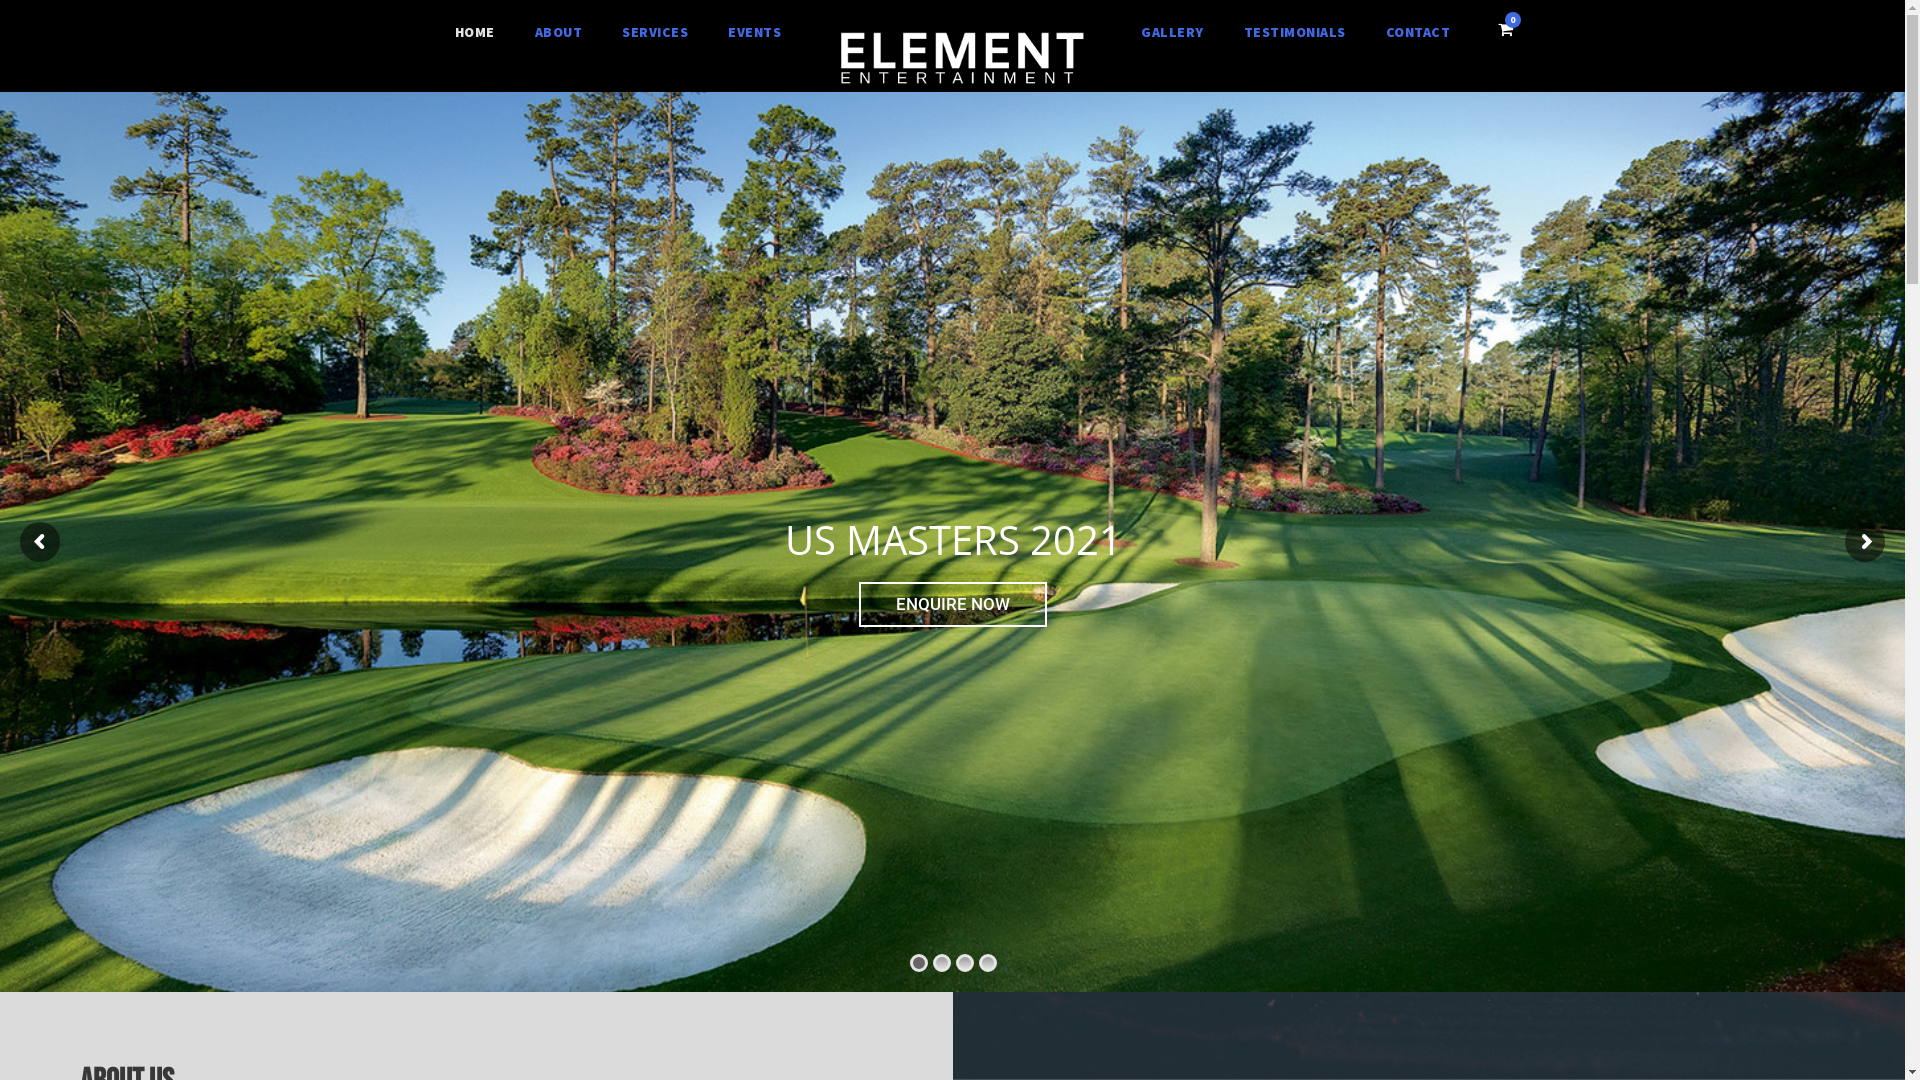 This screenshot has width=1920, height=1080. What do you see at coordinates (952, 603) in the screenshot?
I see `'ENQUIRE NOW'` at bounding box center [952, 603].